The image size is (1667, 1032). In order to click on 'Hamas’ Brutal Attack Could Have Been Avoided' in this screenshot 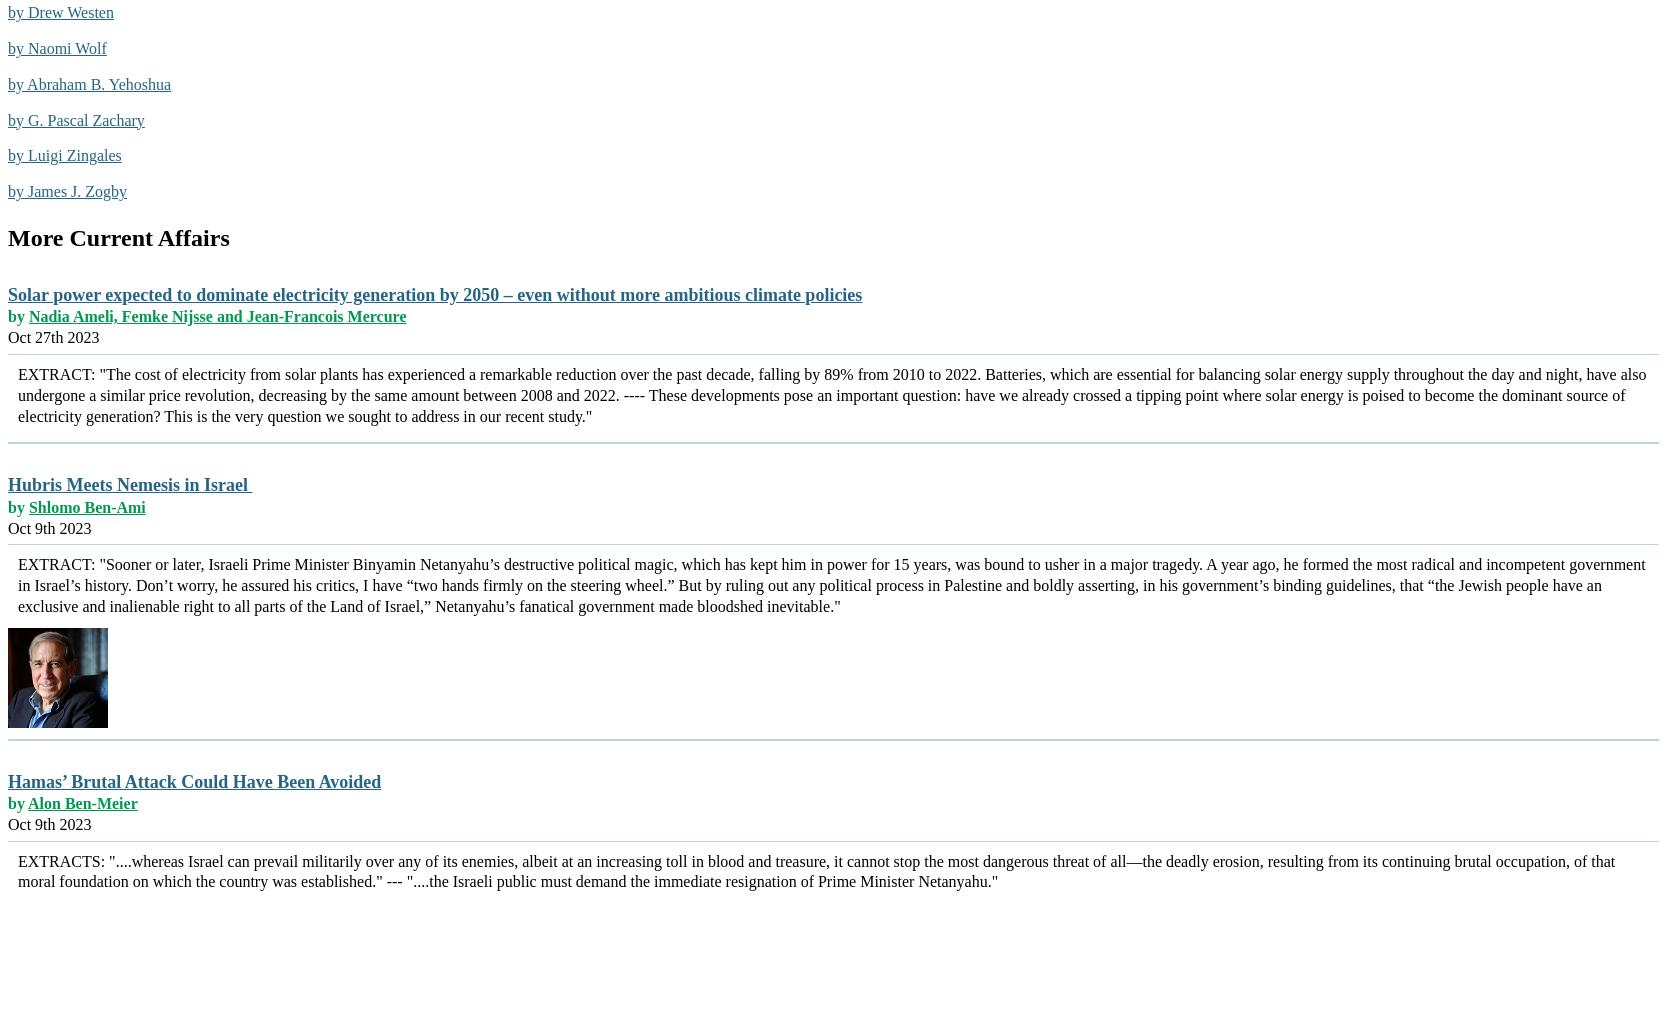, I will do `click(193, 781)`.